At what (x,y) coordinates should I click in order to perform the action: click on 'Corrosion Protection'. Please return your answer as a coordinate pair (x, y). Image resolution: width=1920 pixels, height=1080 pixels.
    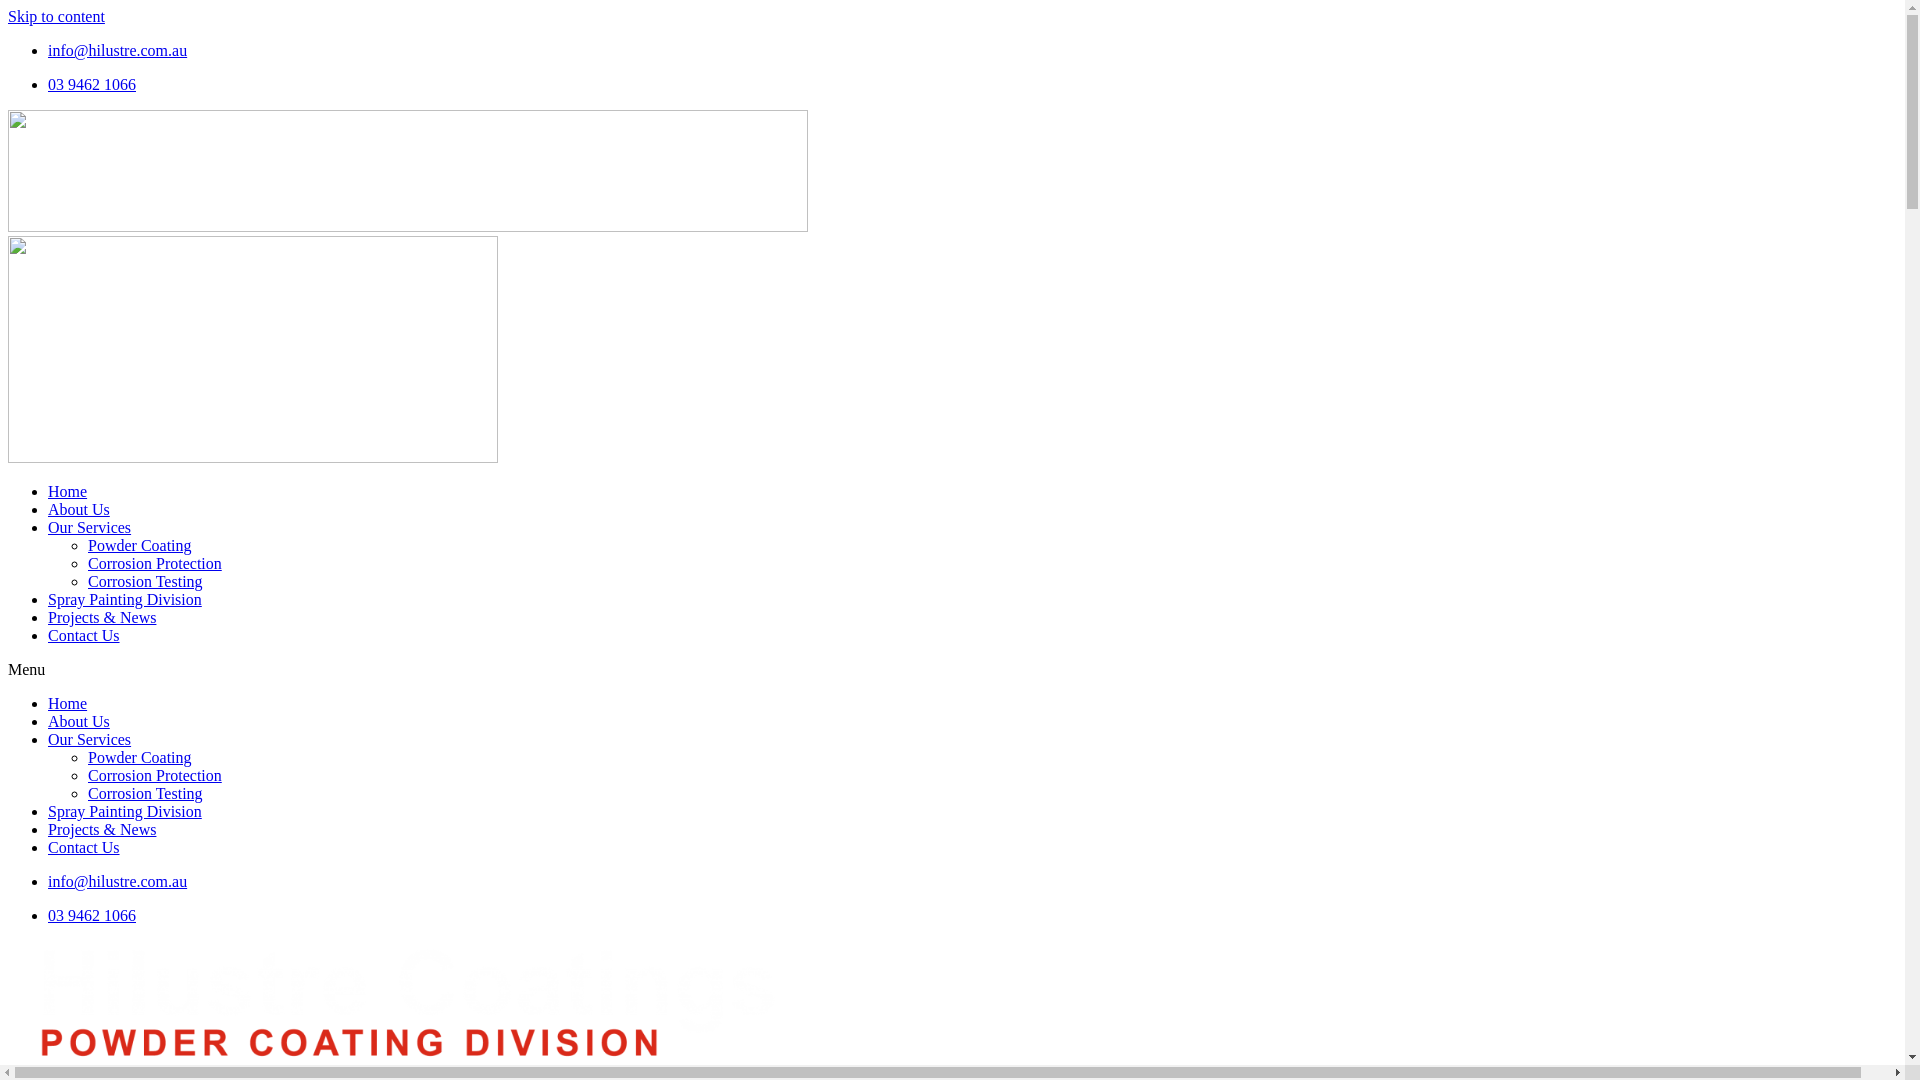
    Looking at the image, I should click on (153, 563).